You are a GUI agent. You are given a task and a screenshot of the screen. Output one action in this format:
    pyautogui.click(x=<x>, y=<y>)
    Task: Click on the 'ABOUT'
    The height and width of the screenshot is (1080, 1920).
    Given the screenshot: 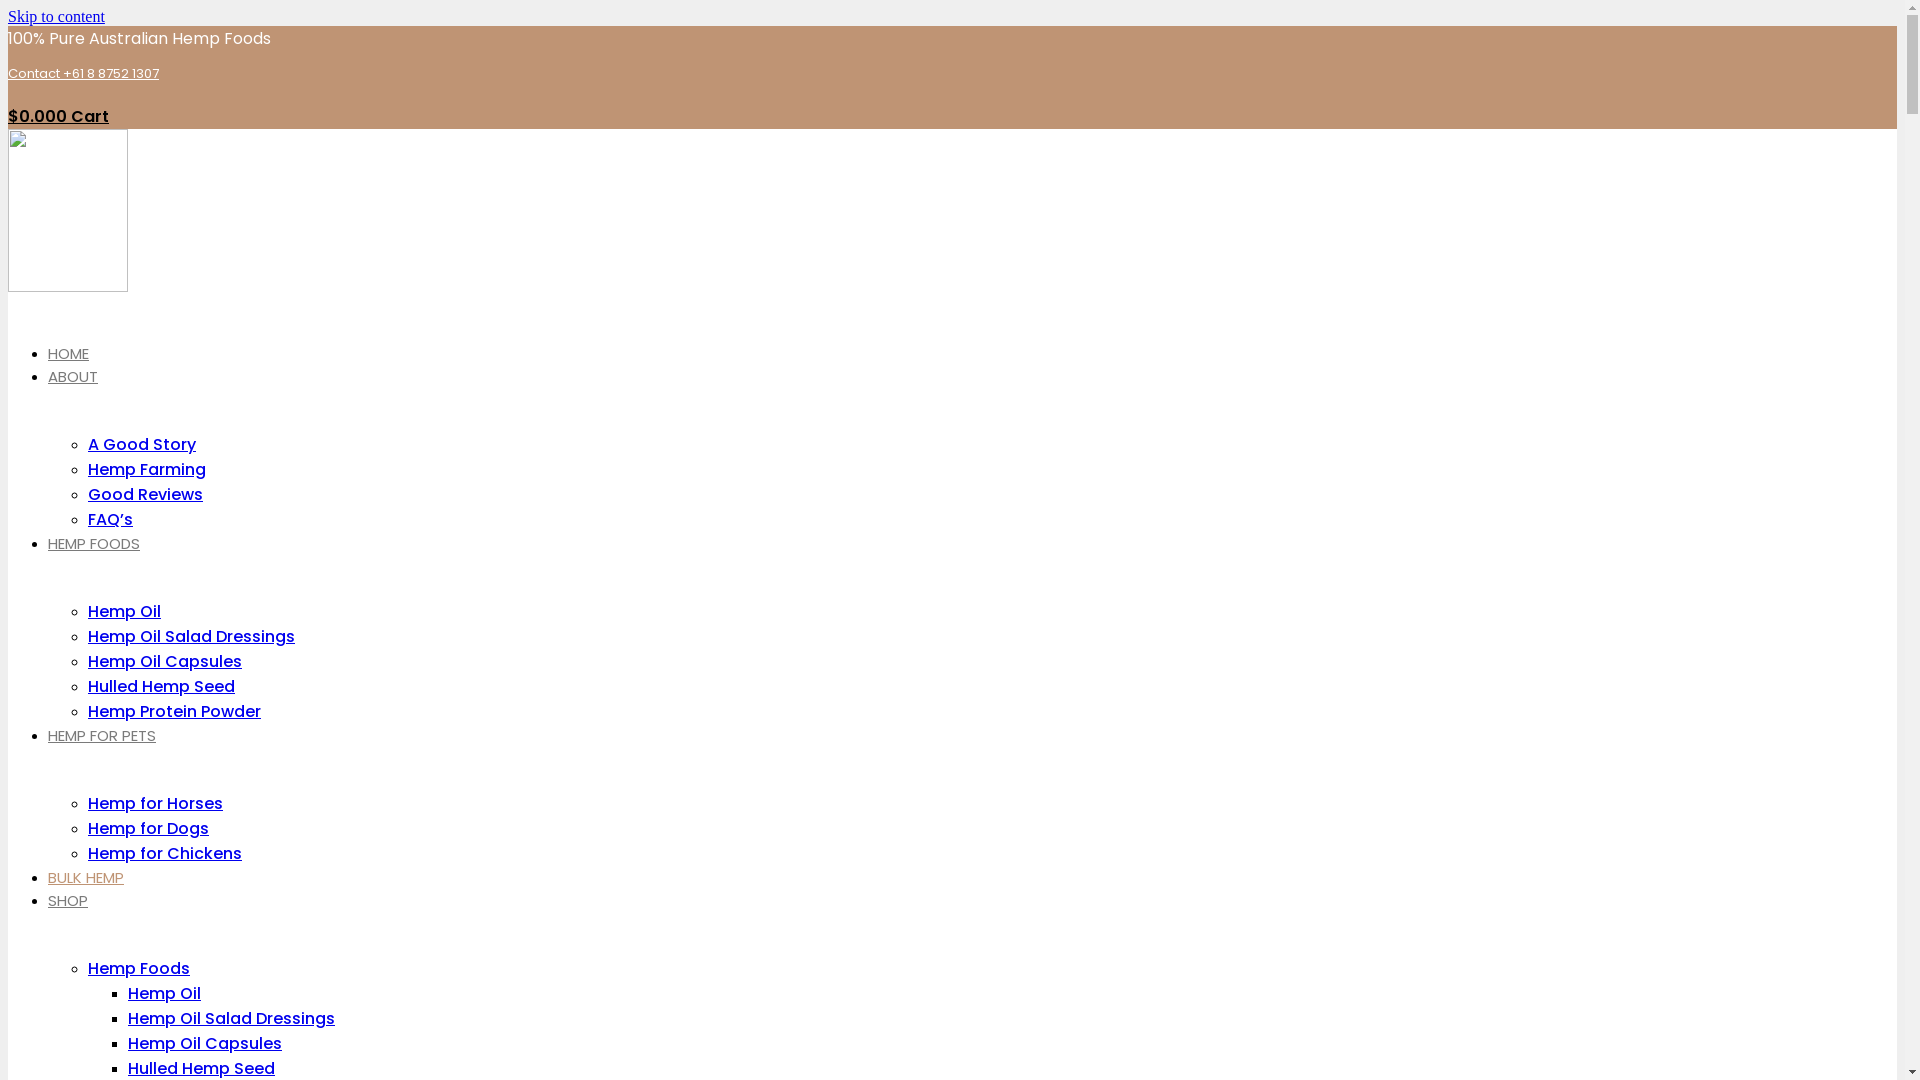 What is the action you would take?
    pyautogui.click(x=72, y=376)
    